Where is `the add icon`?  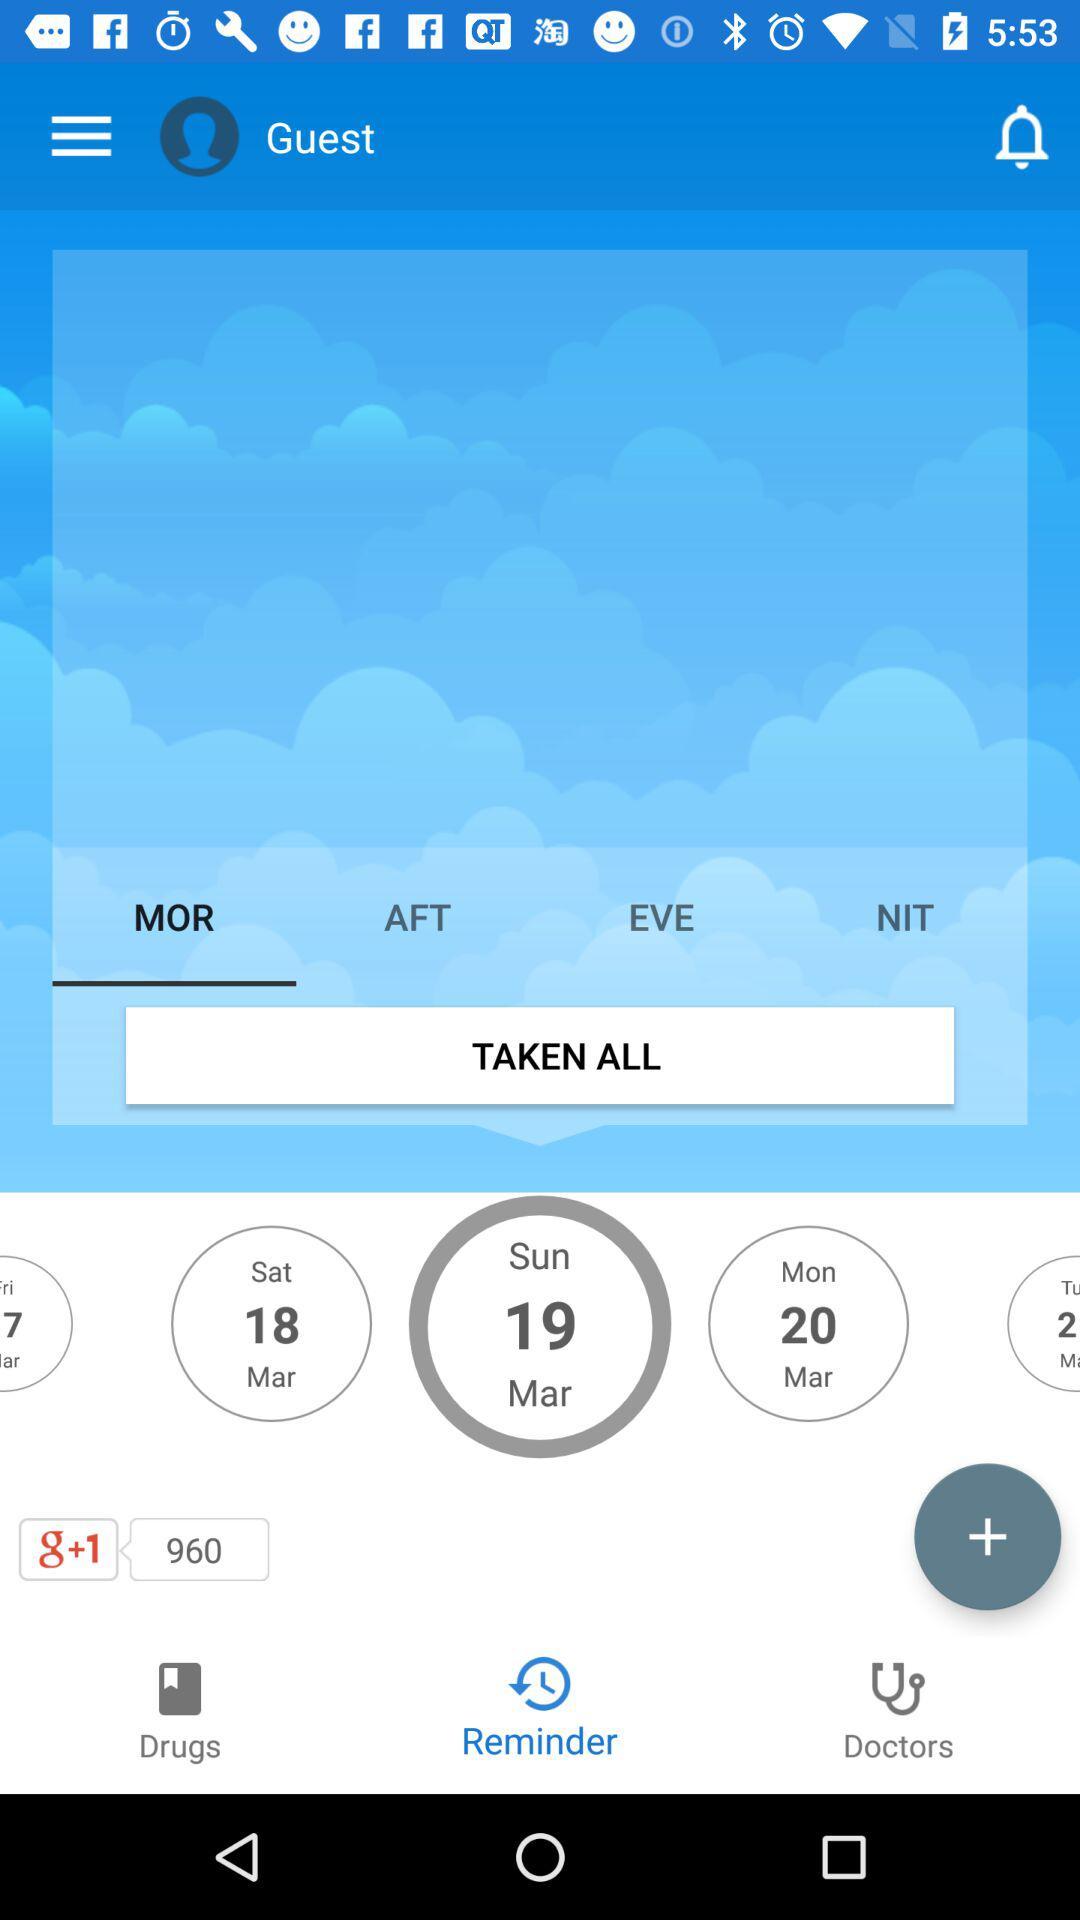 the add icon is located at coordinates (986, 1535).